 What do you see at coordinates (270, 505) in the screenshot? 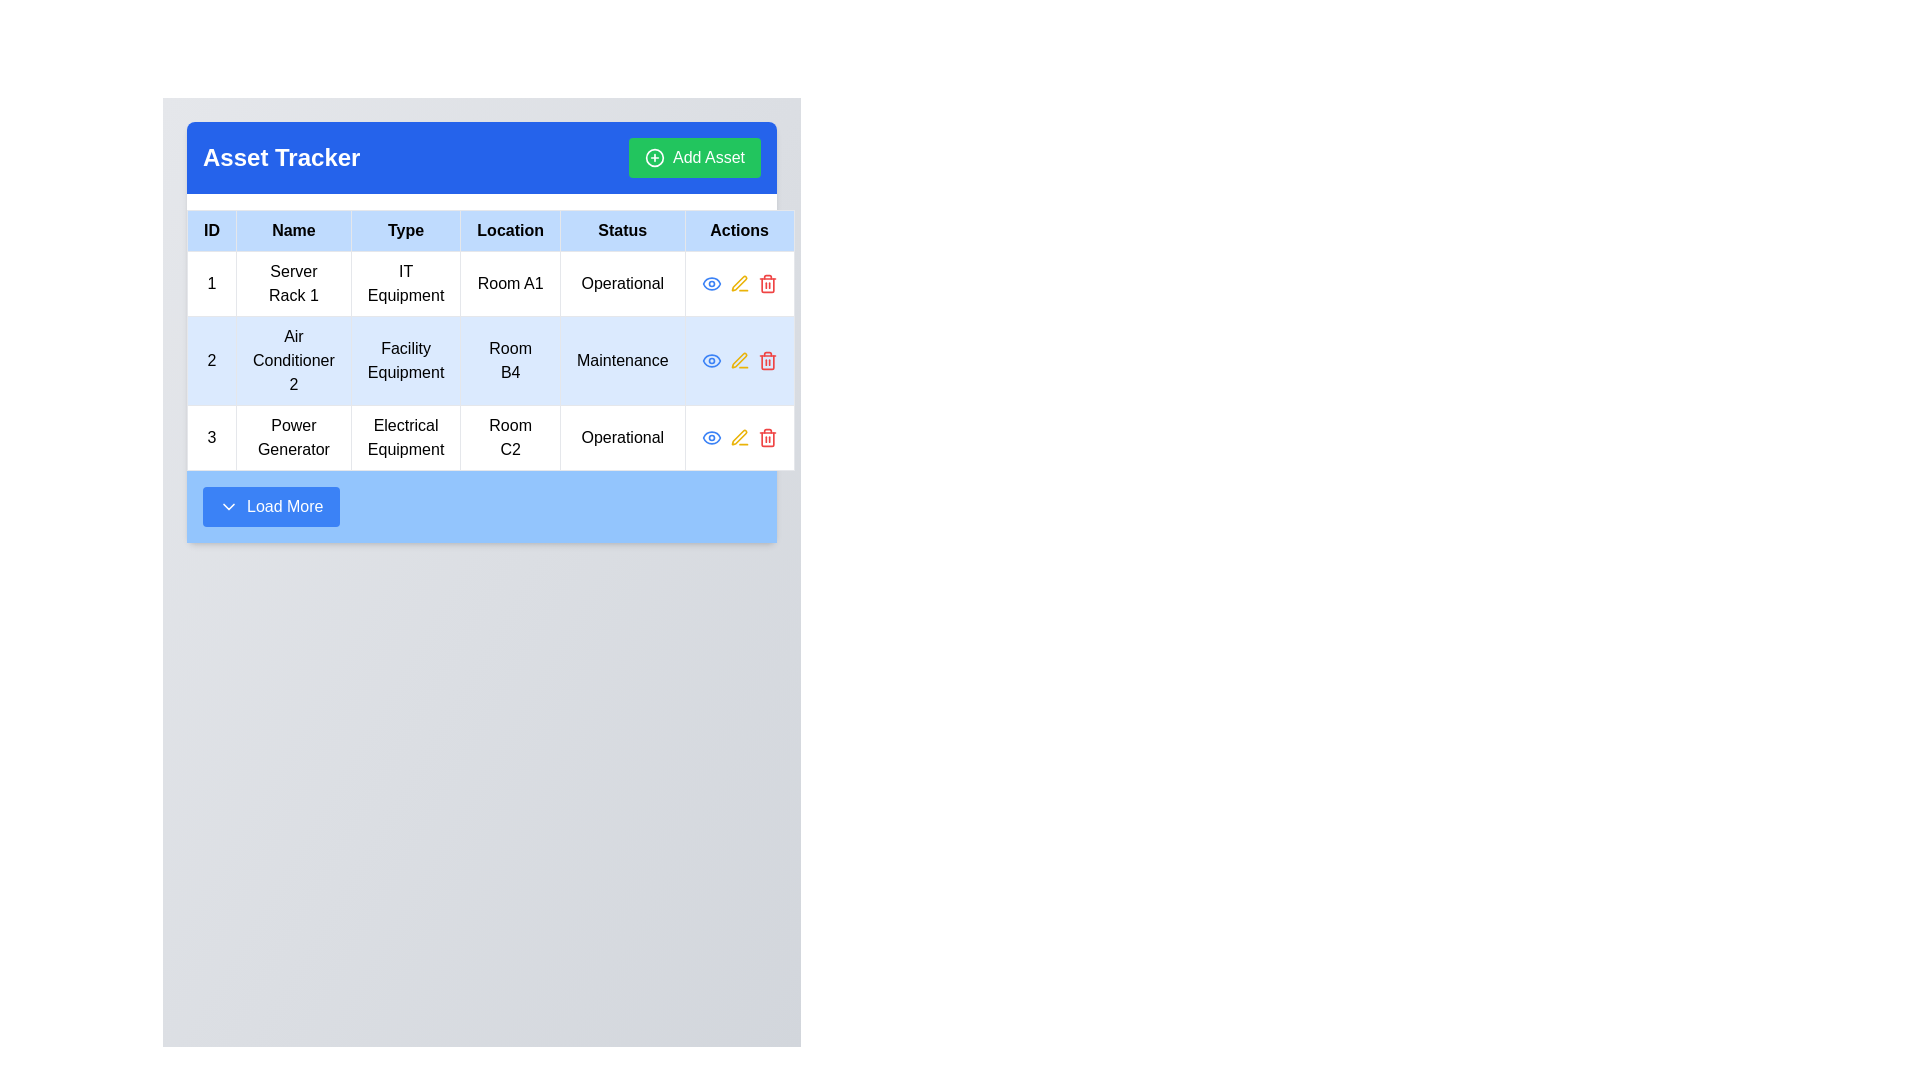
I see `the 'Load More' button using keyboard tabbing and activate it by pressing Enter or Space` at bounding box center [270, 505].